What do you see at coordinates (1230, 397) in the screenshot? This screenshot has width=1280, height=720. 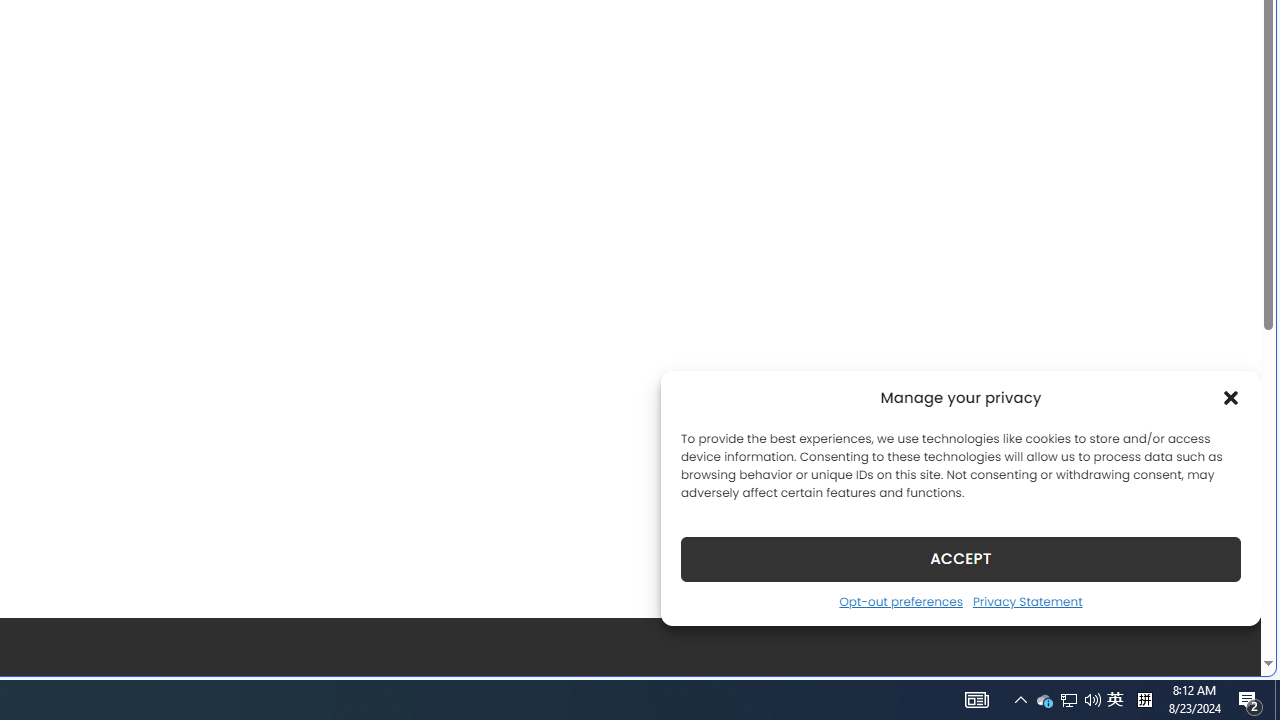 I see `'Class: cmplz-close'` at bounding box center [1230, 397].